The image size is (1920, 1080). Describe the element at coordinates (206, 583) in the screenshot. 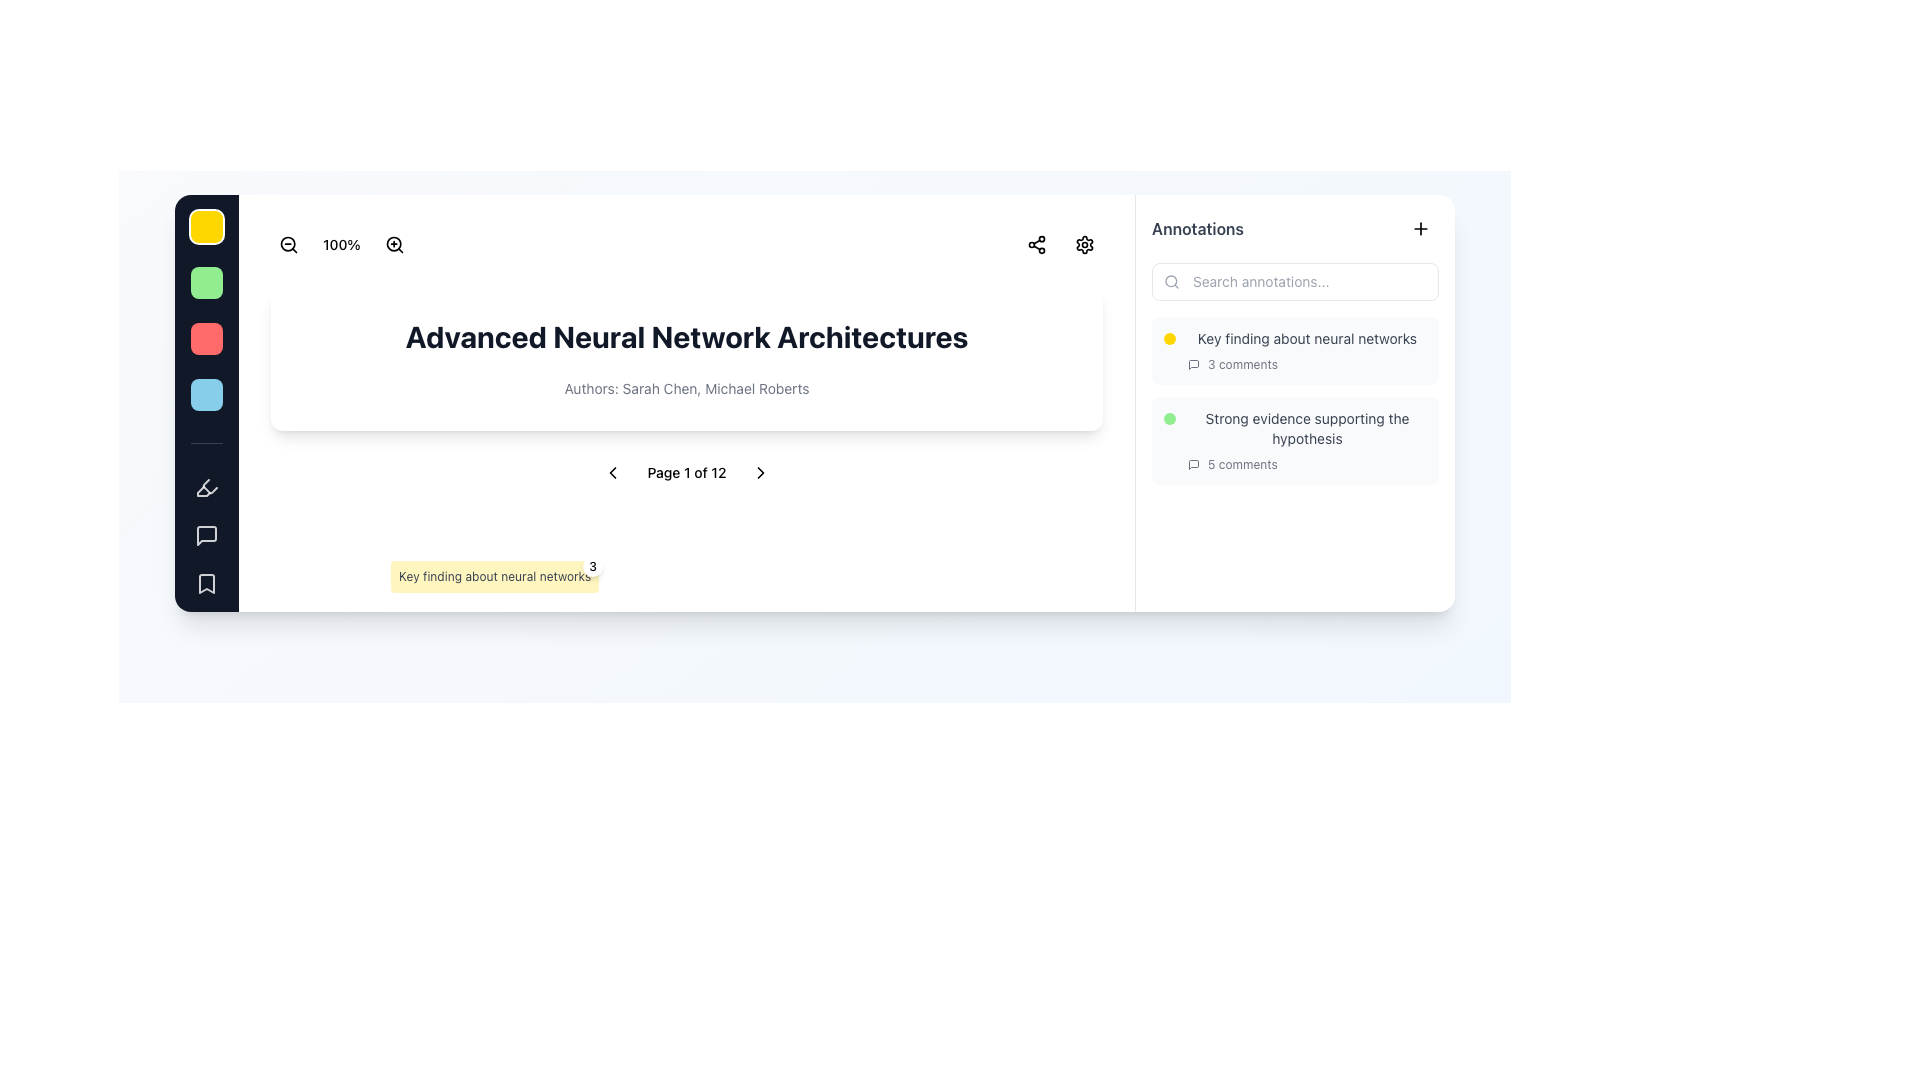

I see `the bookmark icon located at the bottom of the vertical navigation menu on the left side of the application interface` at that location.